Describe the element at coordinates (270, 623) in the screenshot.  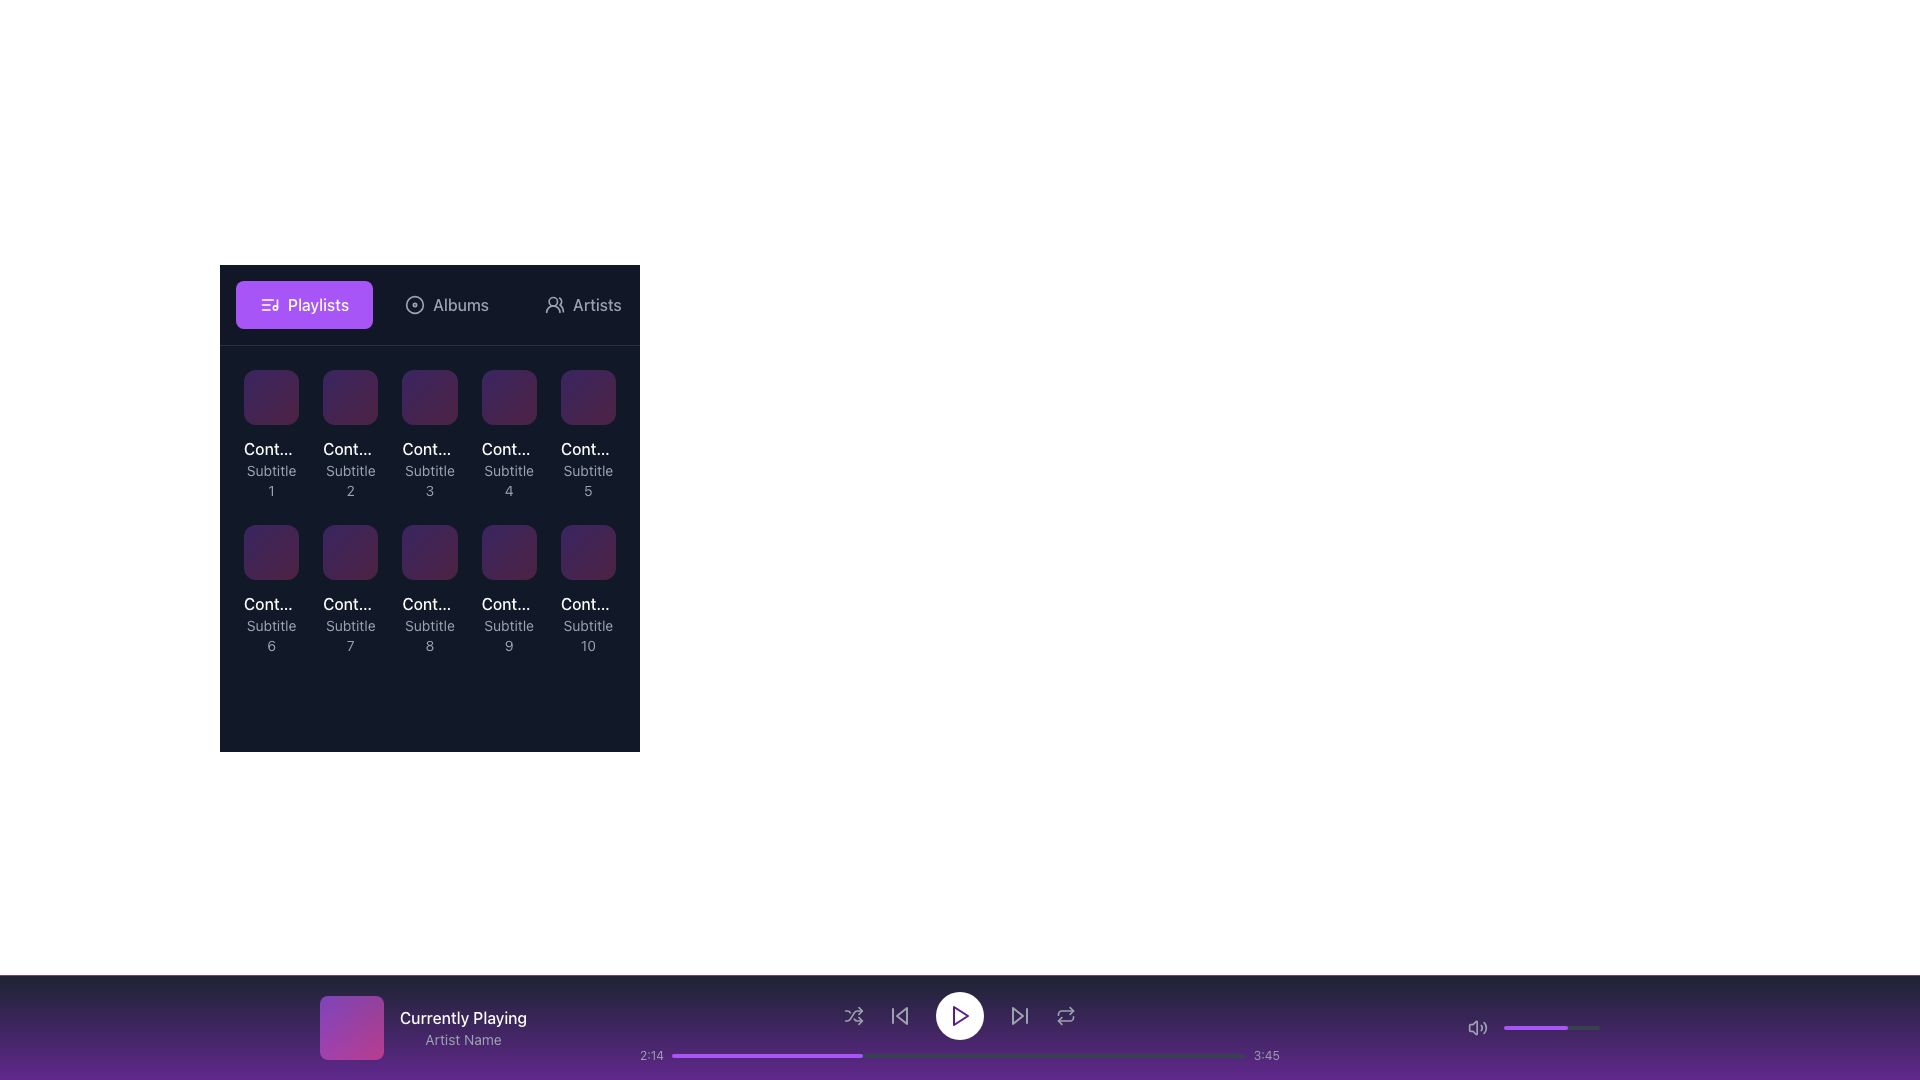
I see `text content of the labeled card located in the second row and first column of the grid layout` at that location.